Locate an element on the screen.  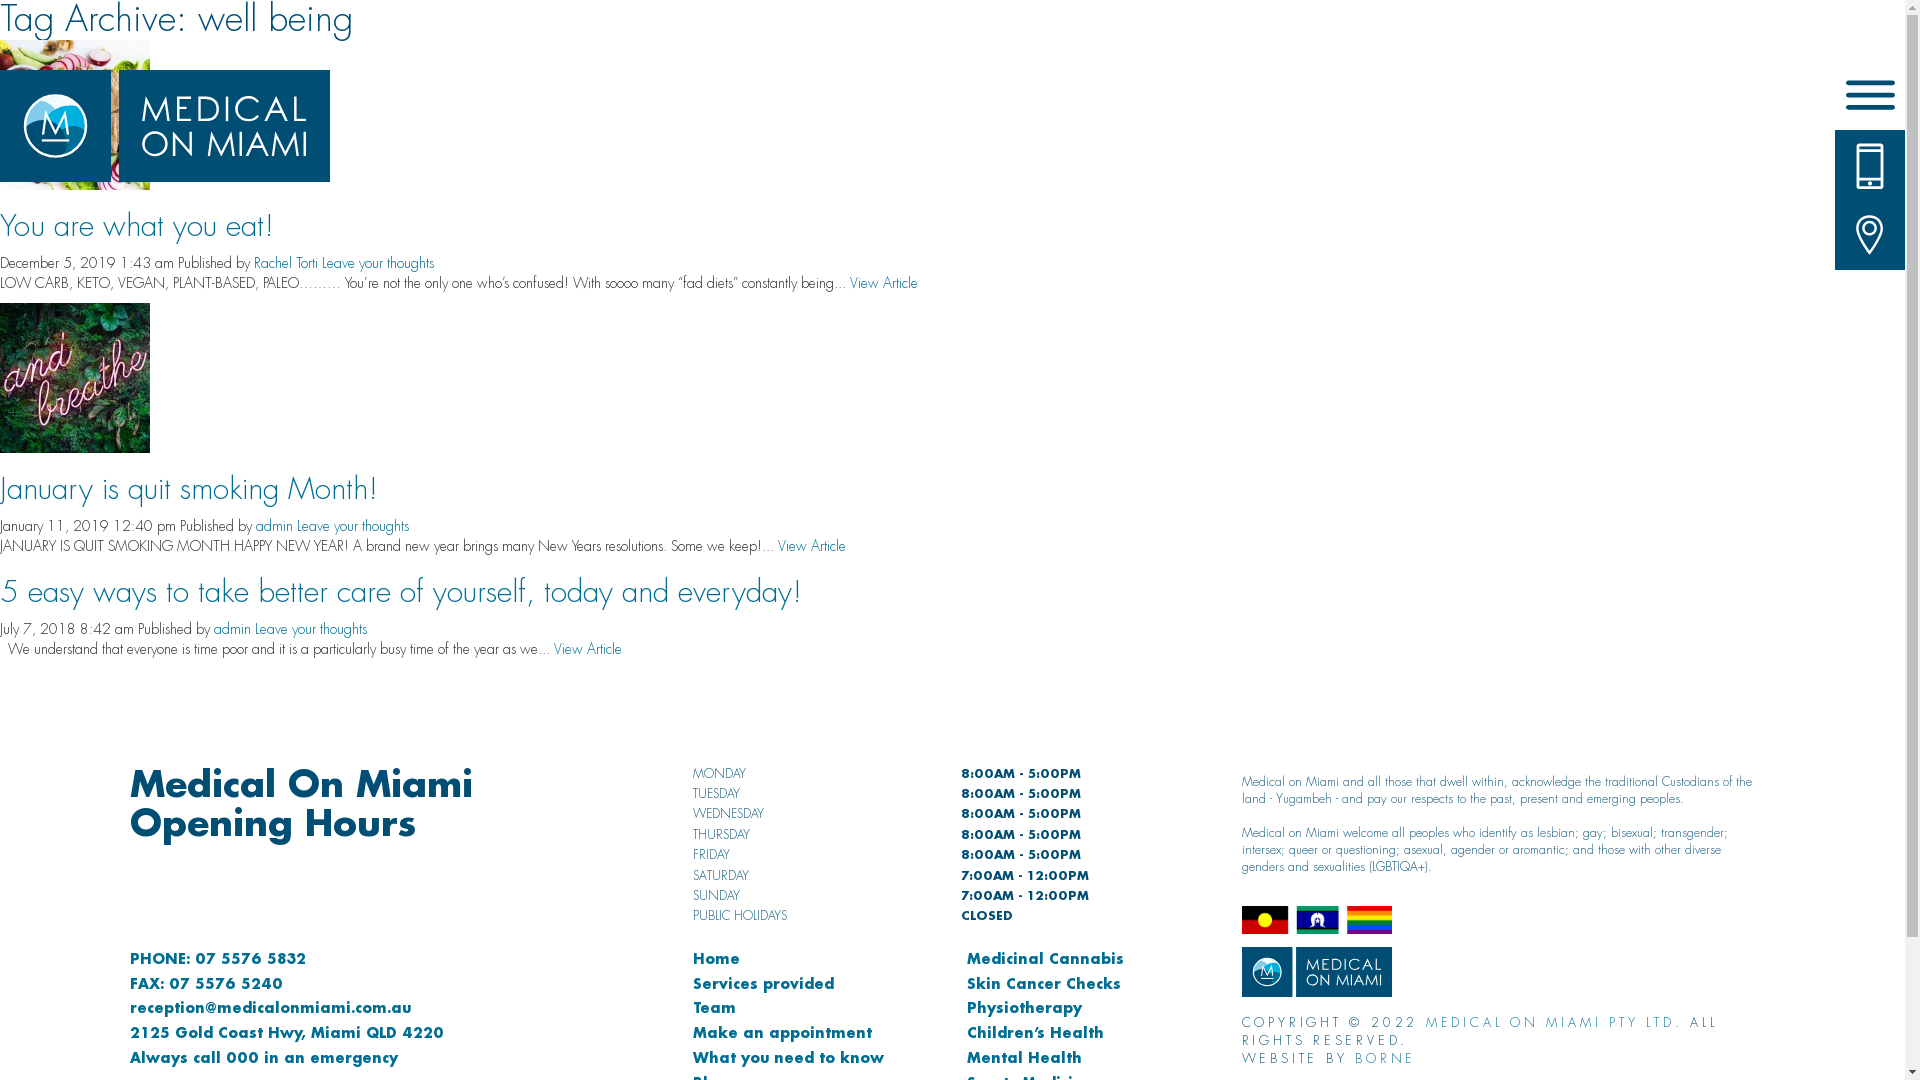
'MEDICAL ON MIAMI PTY LTD.' is located at coordinates (1424, 1022).